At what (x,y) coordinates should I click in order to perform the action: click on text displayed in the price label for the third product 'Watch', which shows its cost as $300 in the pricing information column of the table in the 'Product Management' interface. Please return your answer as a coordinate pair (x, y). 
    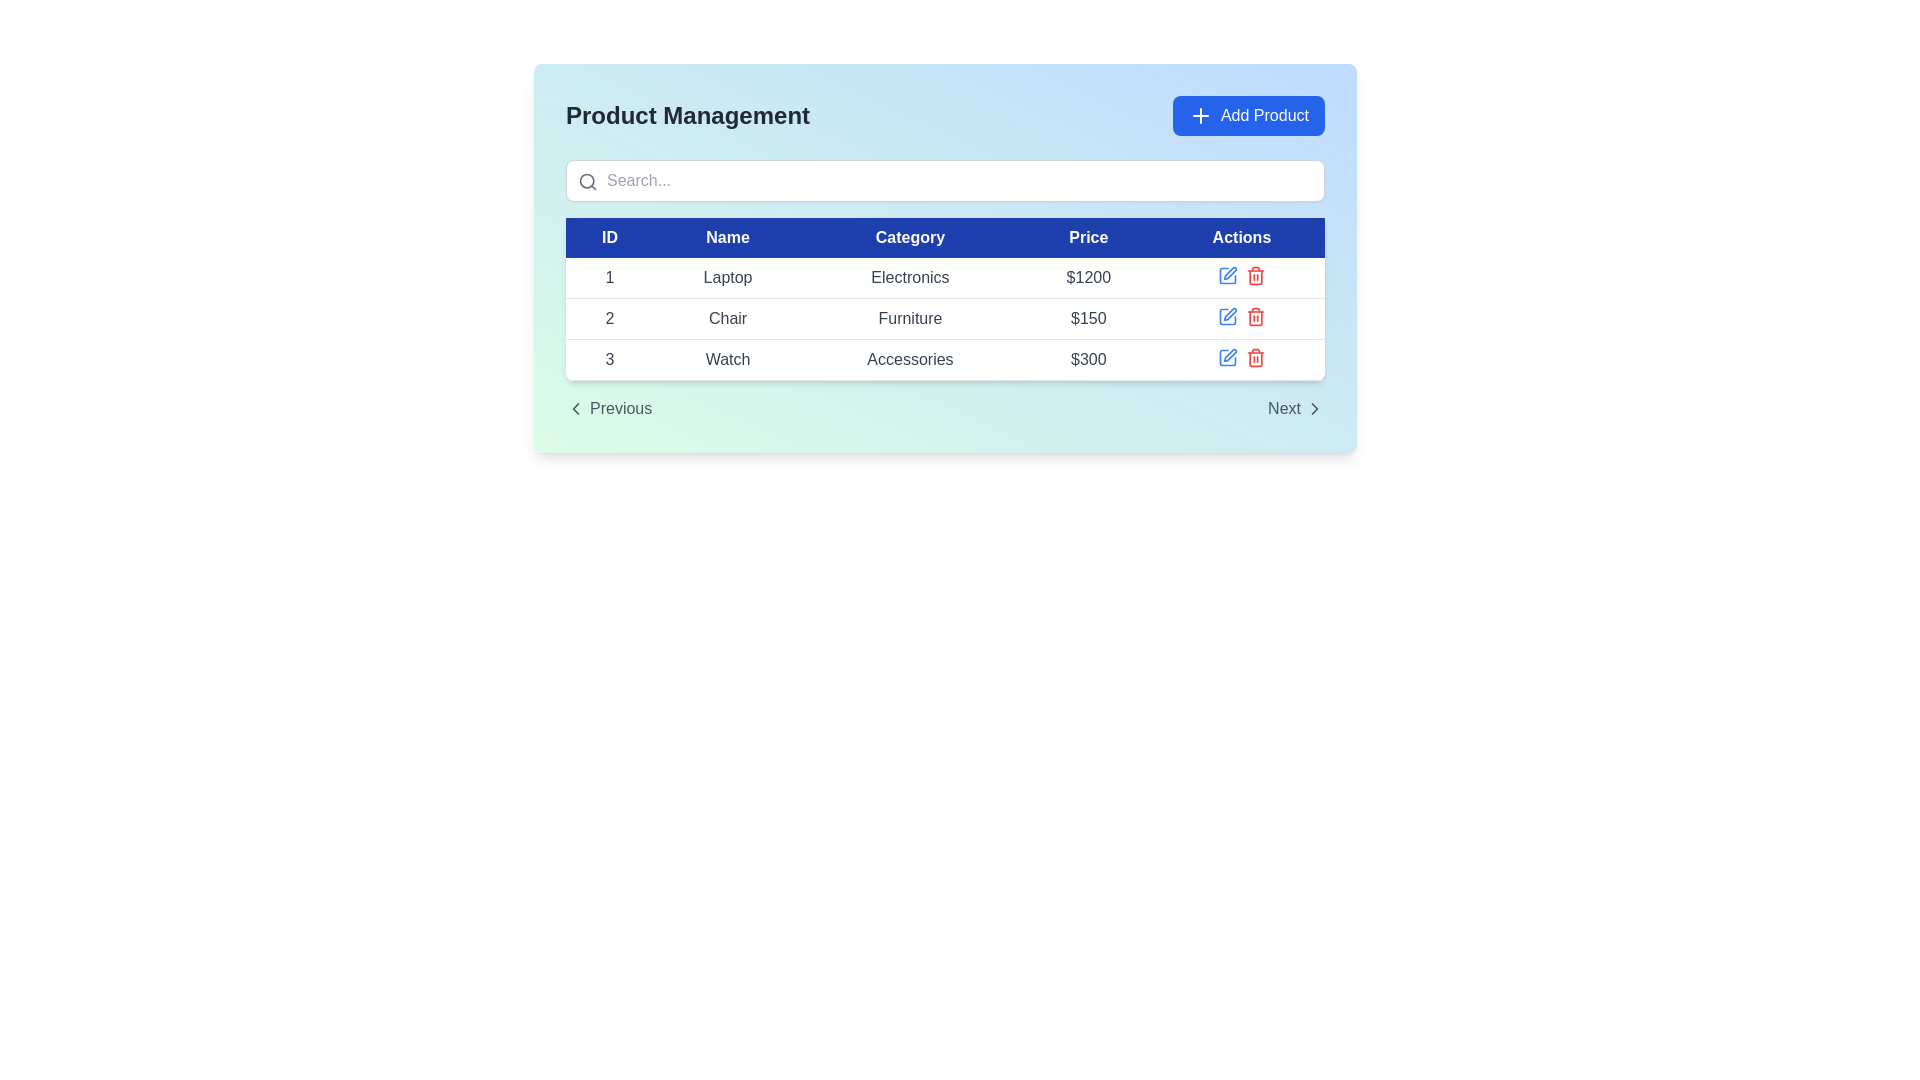
    Looking at the image, I should click on (1087, 358).